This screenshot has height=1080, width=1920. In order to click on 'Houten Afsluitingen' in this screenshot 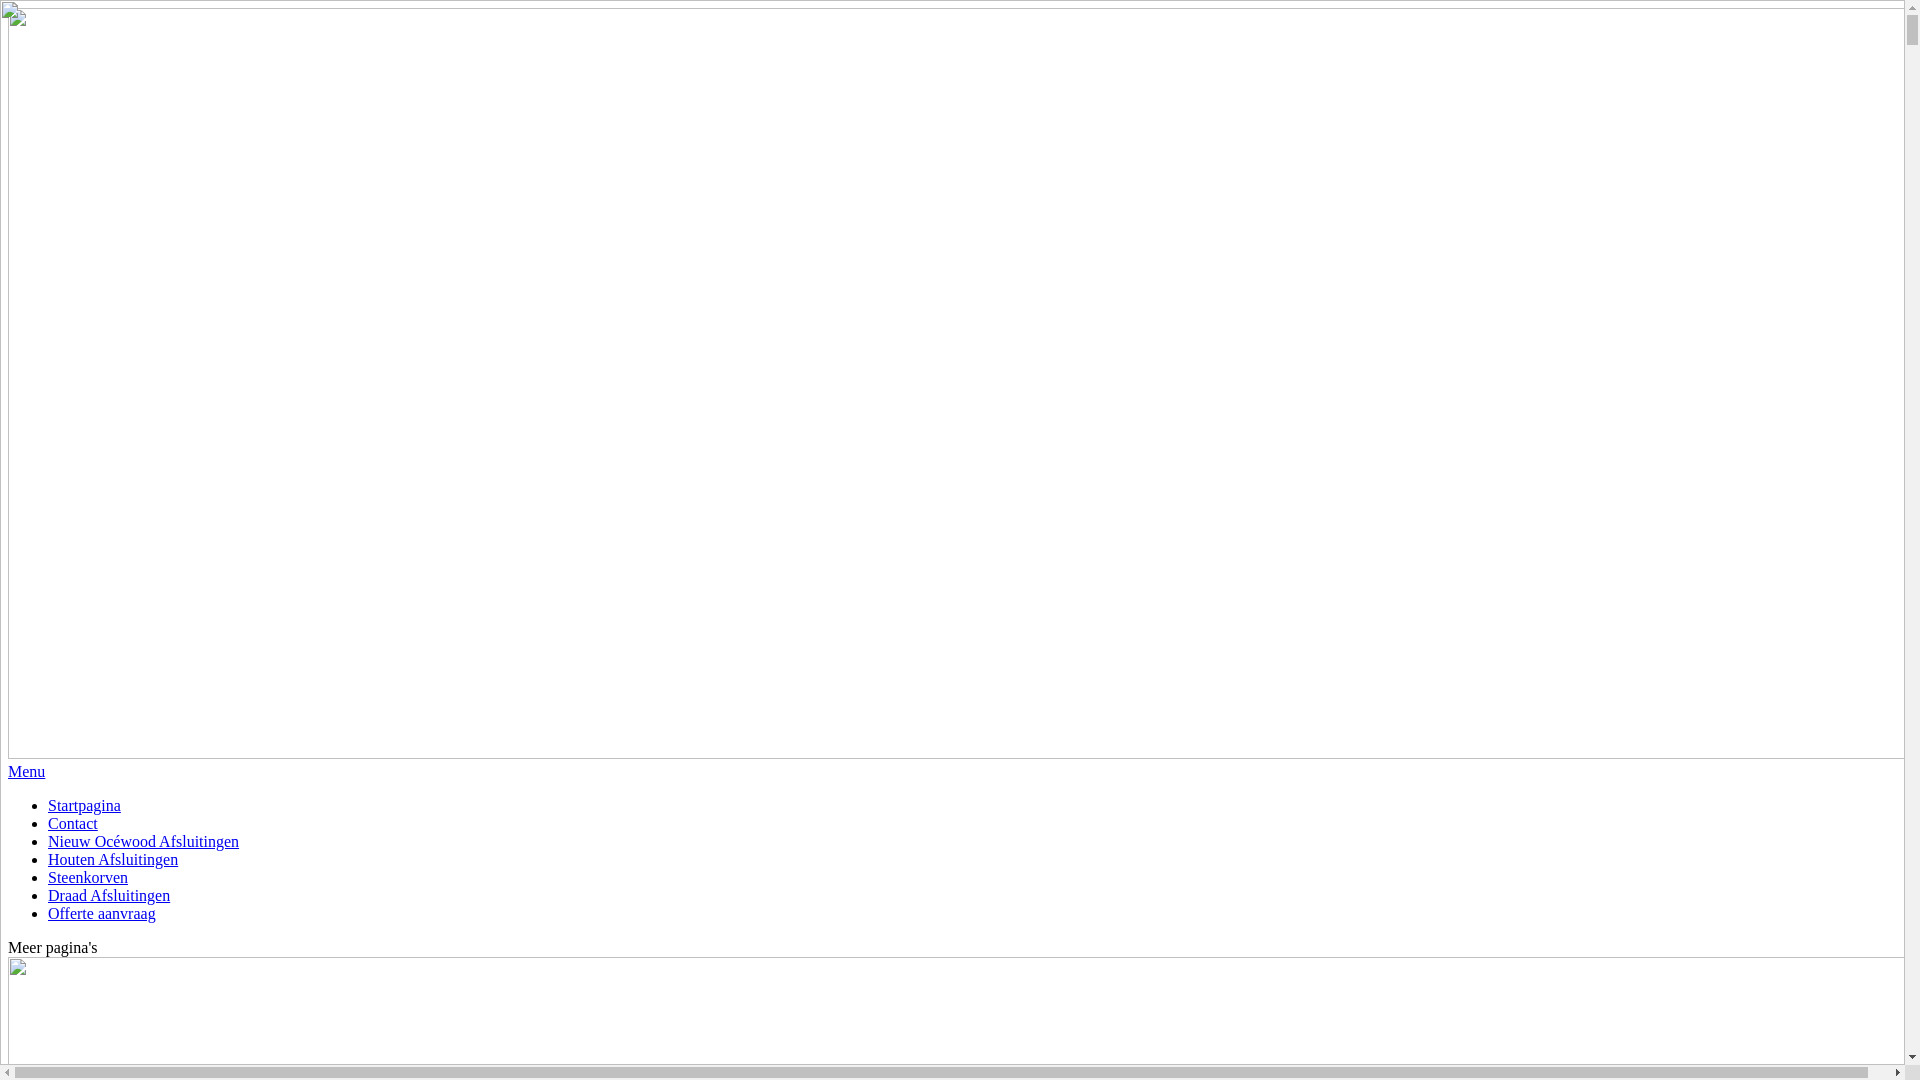, I will do `click(48, 858)`.